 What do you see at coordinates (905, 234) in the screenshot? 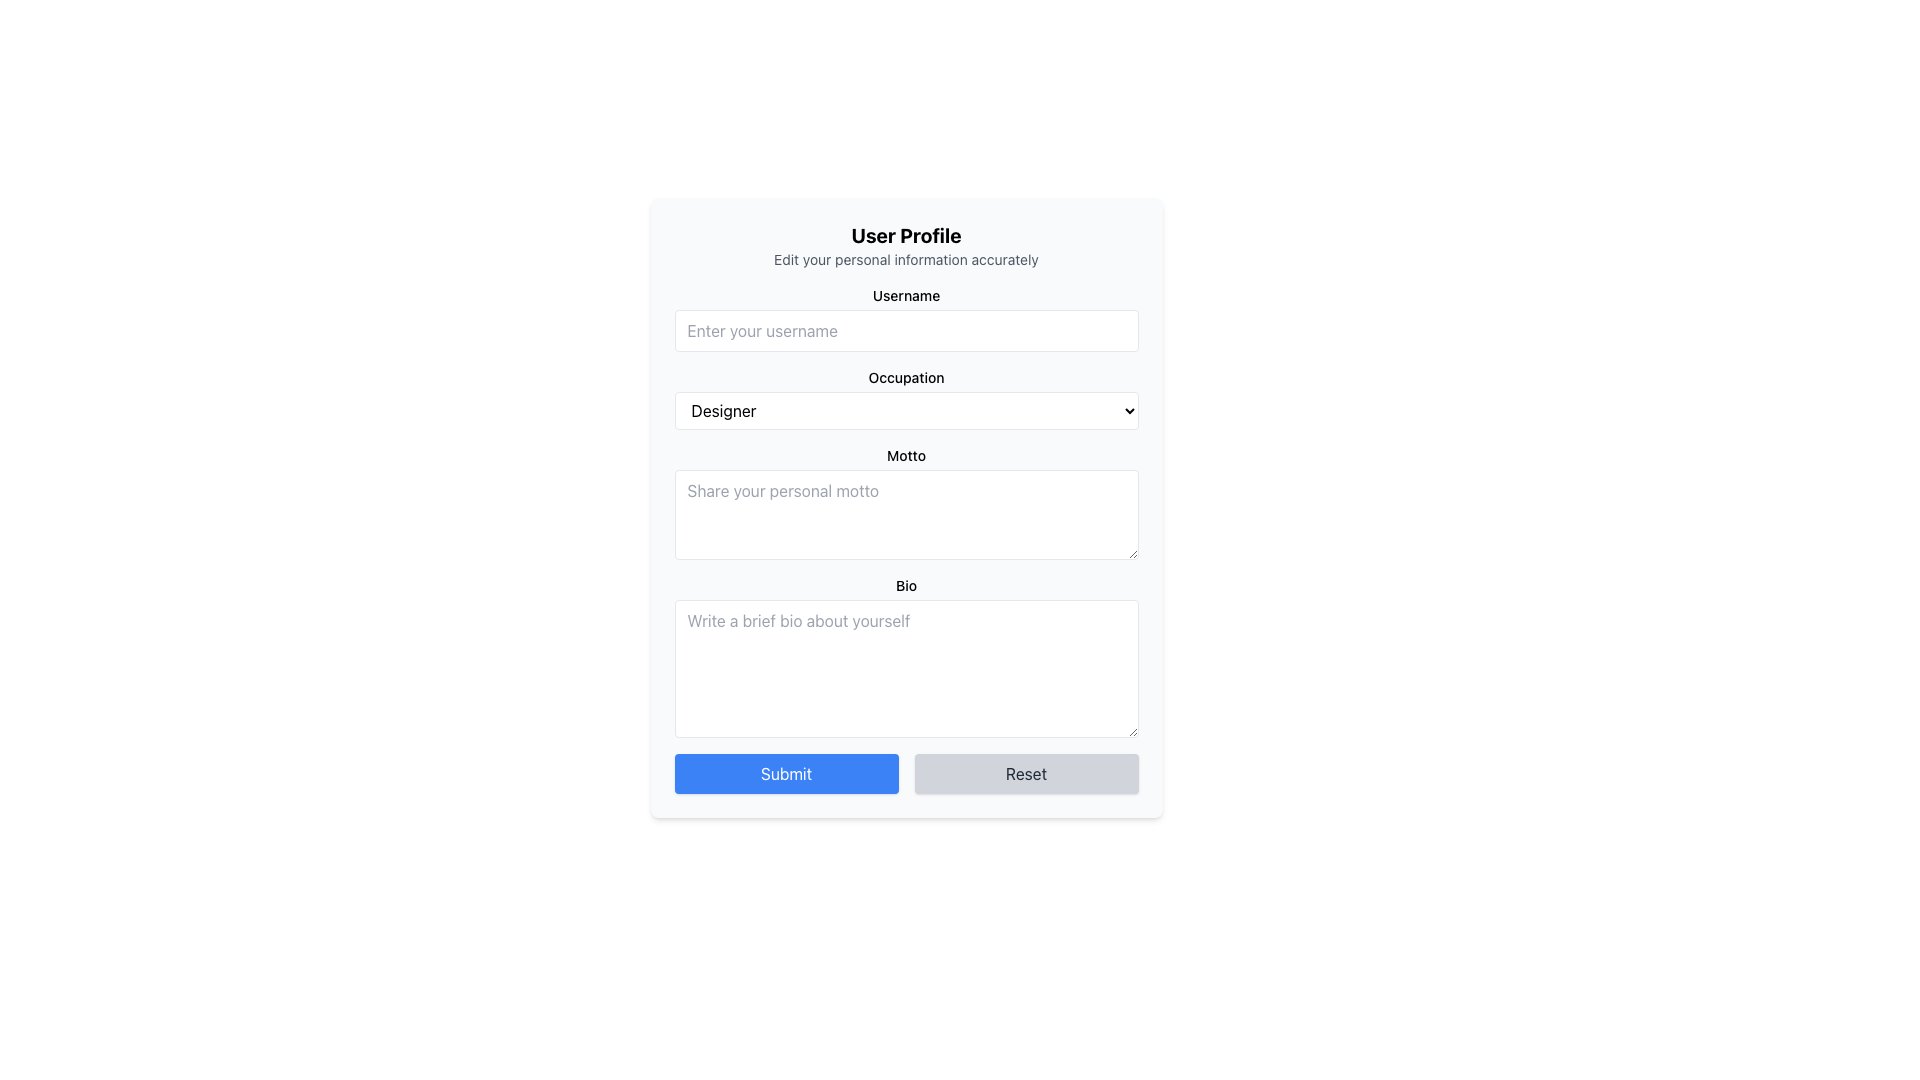
I see `the prominent header text label located at the top of the form content, which indicates the theme or purpose of the section` at bounding box center [905, 234].